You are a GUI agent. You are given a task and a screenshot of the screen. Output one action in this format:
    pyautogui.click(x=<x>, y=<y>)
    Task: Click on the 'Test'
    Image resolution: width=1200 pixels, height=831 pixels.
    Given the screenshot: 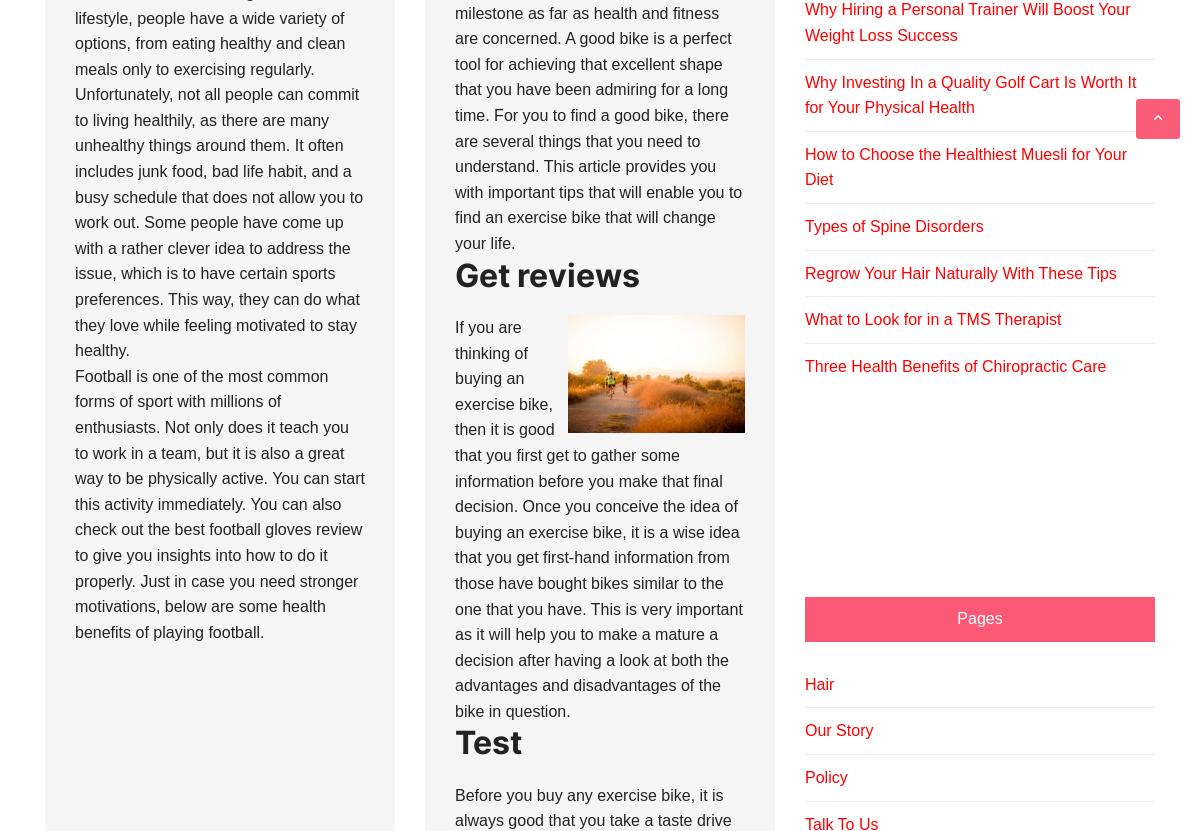 What is the action you would take?
    pyautogui.click(x=487, y=742)
    